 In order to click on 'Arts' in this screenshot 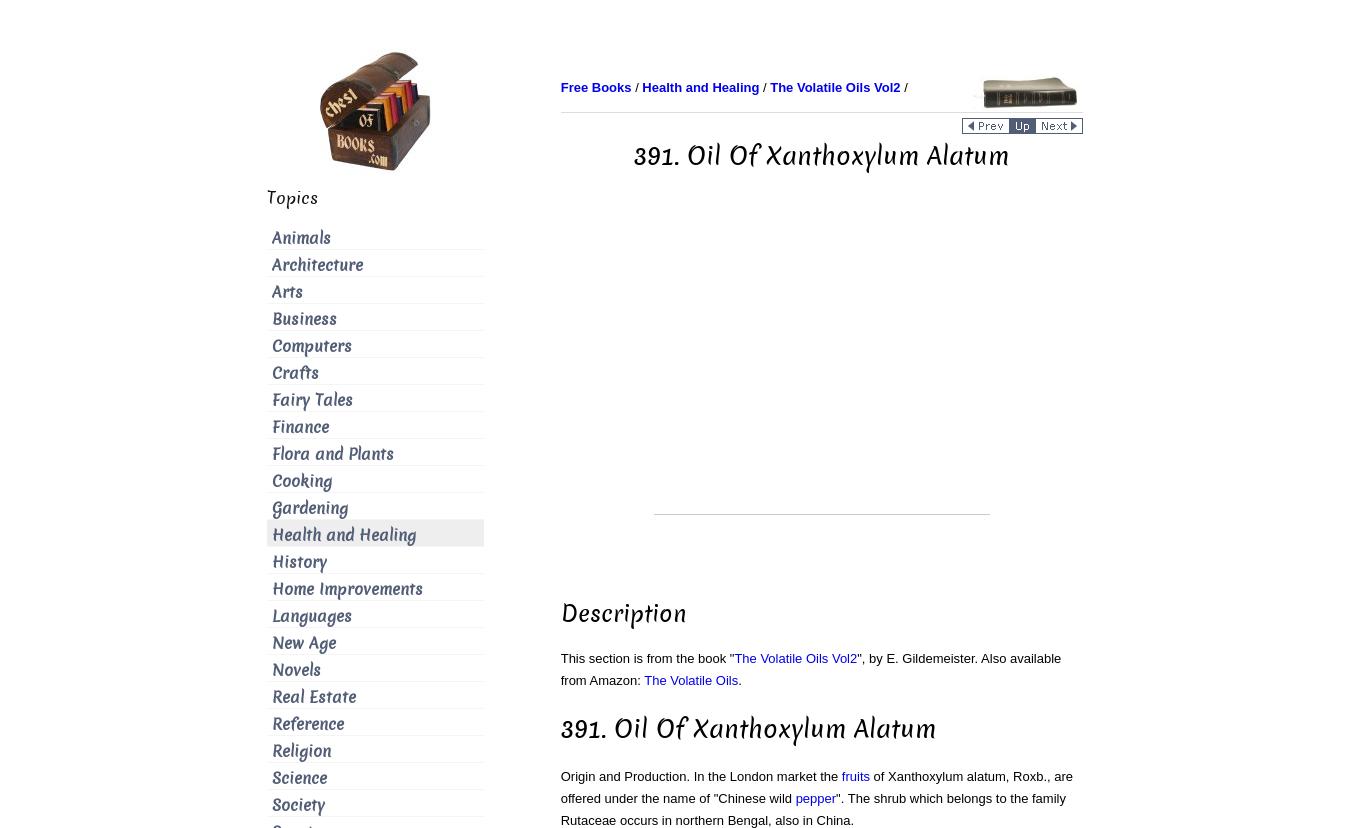, I will do `click(287, 292)`.